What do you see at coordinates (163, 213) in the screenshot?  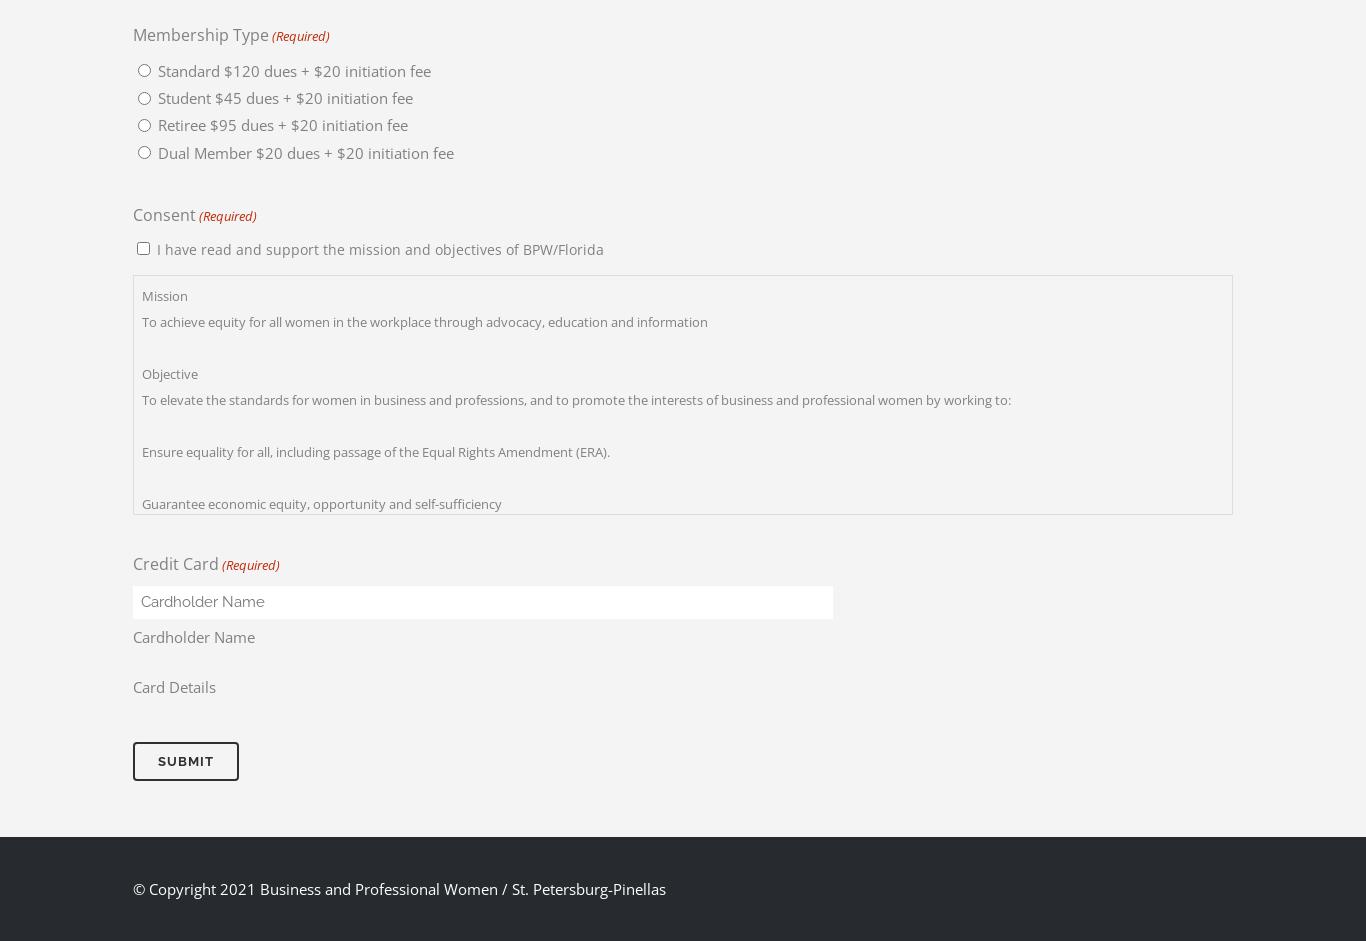 I see `'Consent'` at bounding box center [163, 213].